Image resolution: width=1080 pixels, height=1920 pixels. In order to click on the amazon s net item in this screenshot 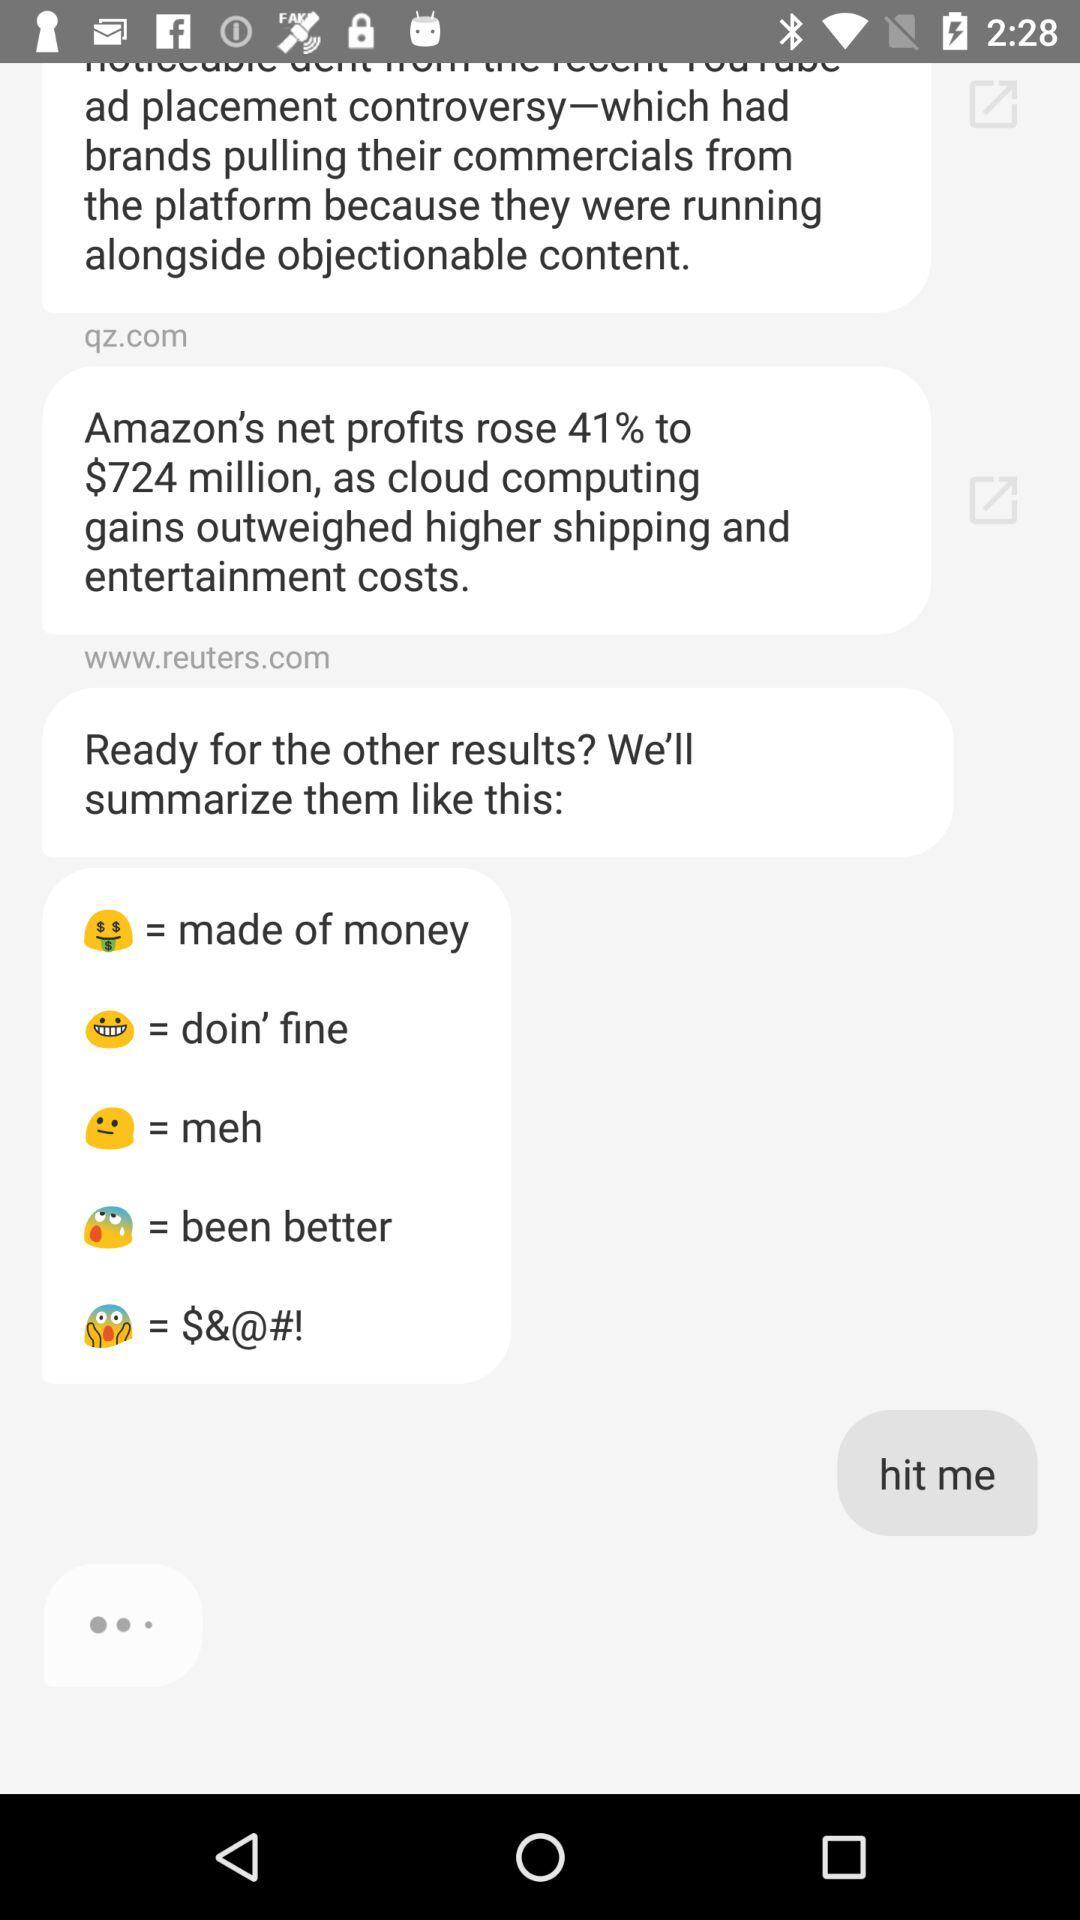, I will do `click(486, 500)`.